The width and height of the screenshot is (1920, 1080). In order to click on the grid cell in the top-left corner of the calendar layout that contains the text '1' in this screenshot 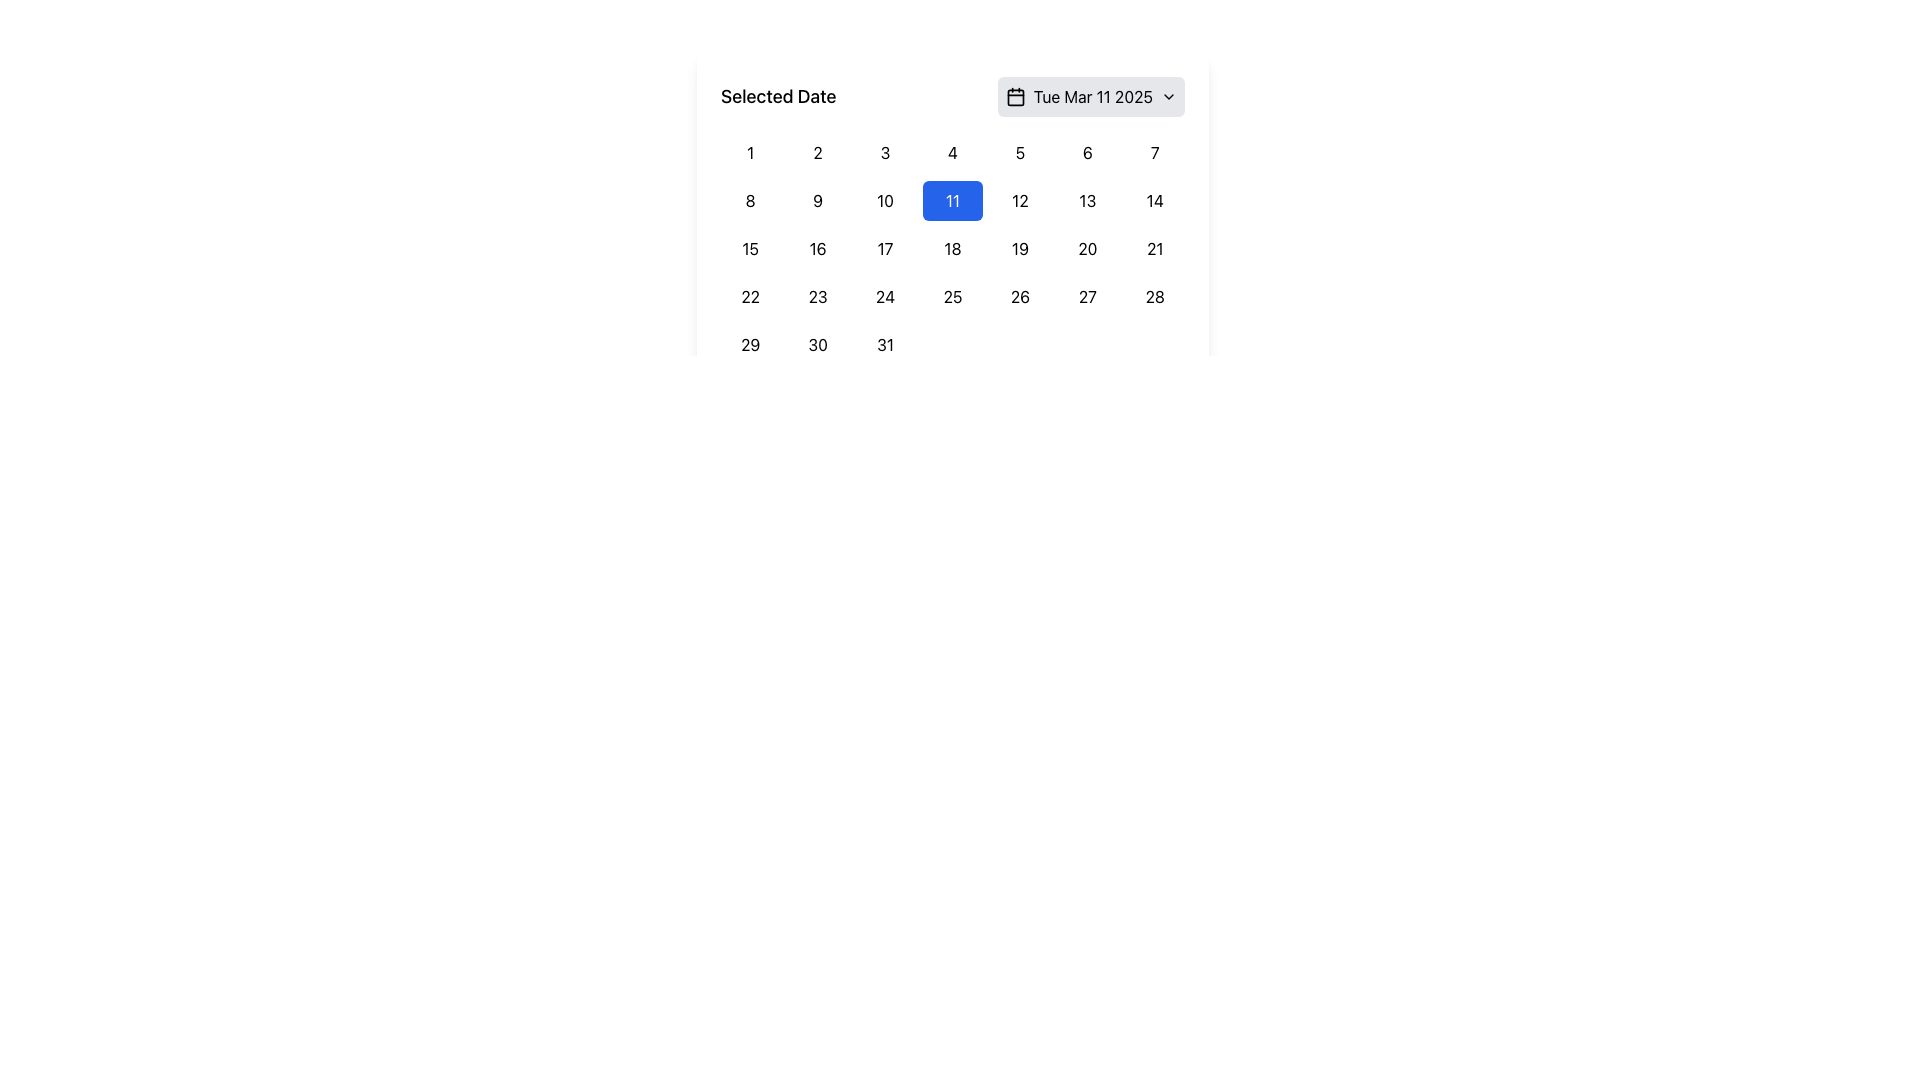, I will do `click(749, 152)`.